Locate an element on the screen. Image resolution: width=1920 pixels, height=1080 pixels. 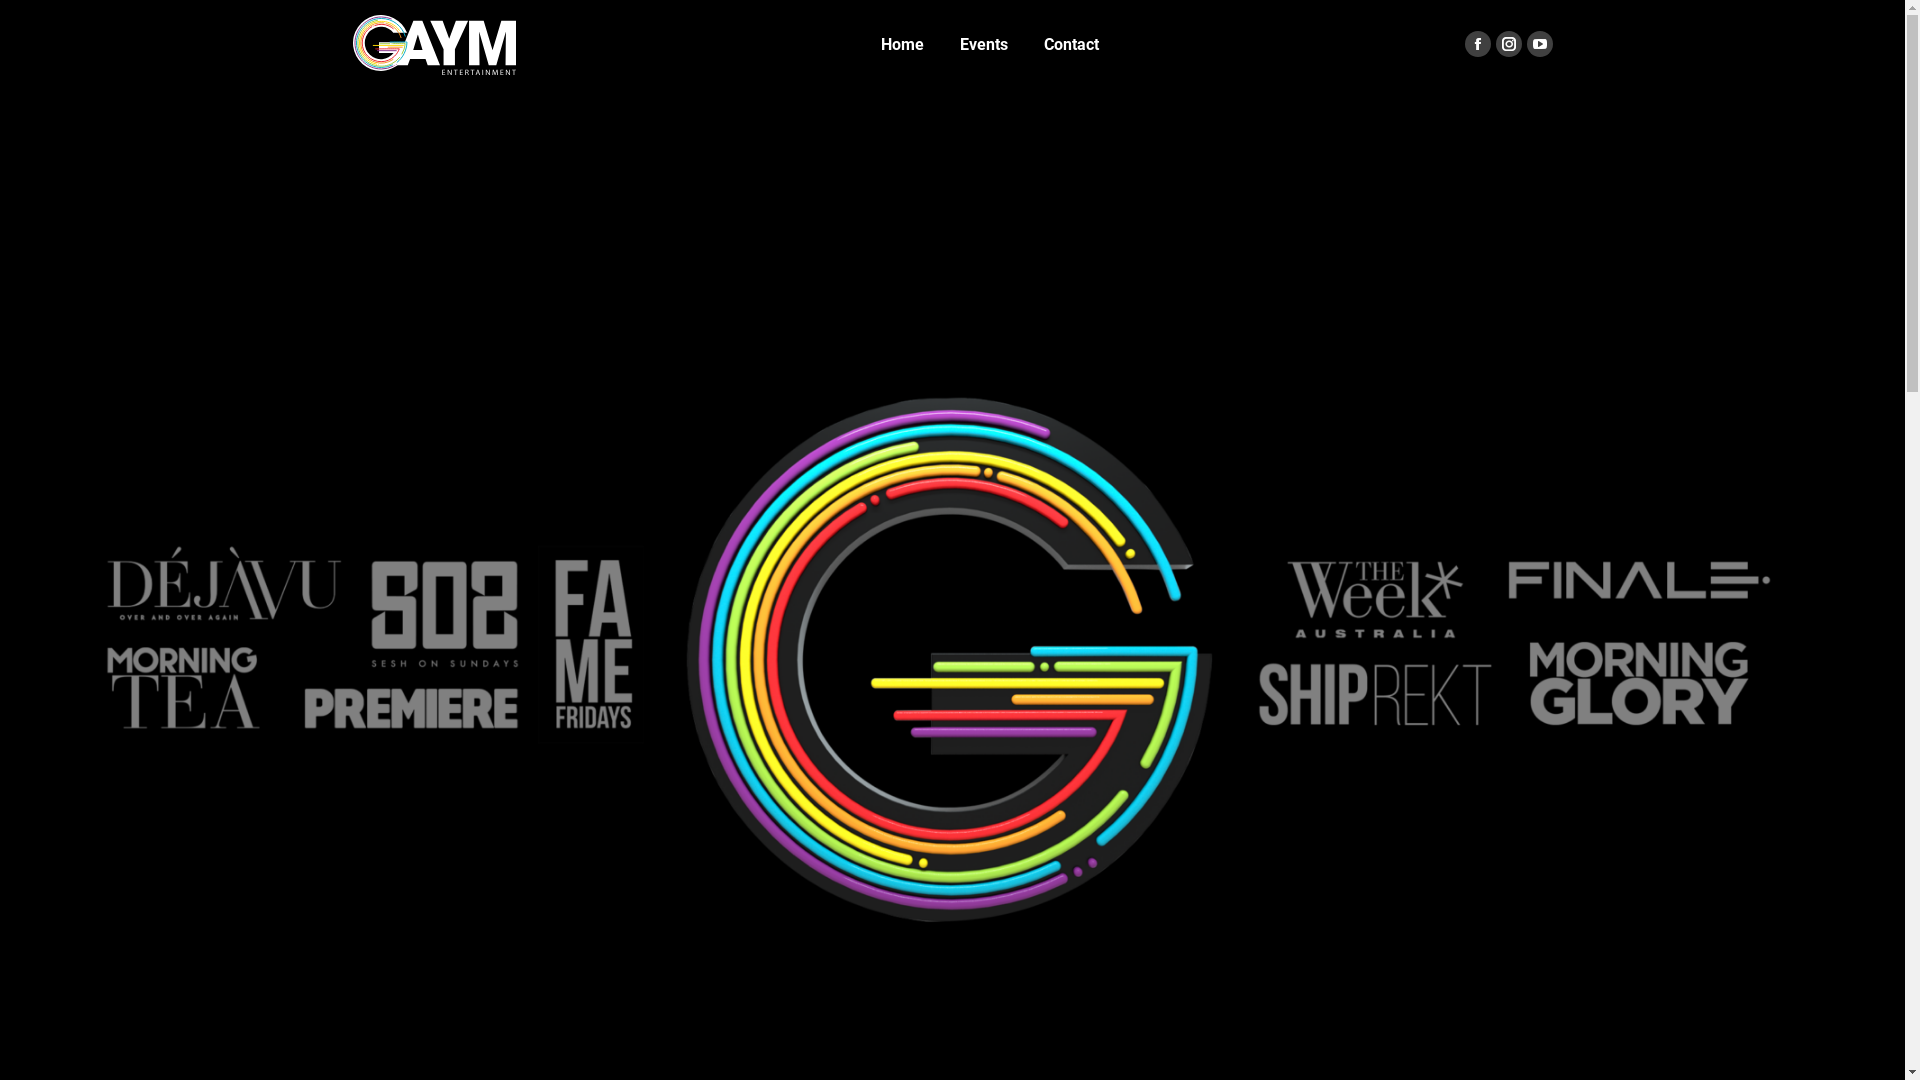
'Events' is located at coordinates (983, 45).